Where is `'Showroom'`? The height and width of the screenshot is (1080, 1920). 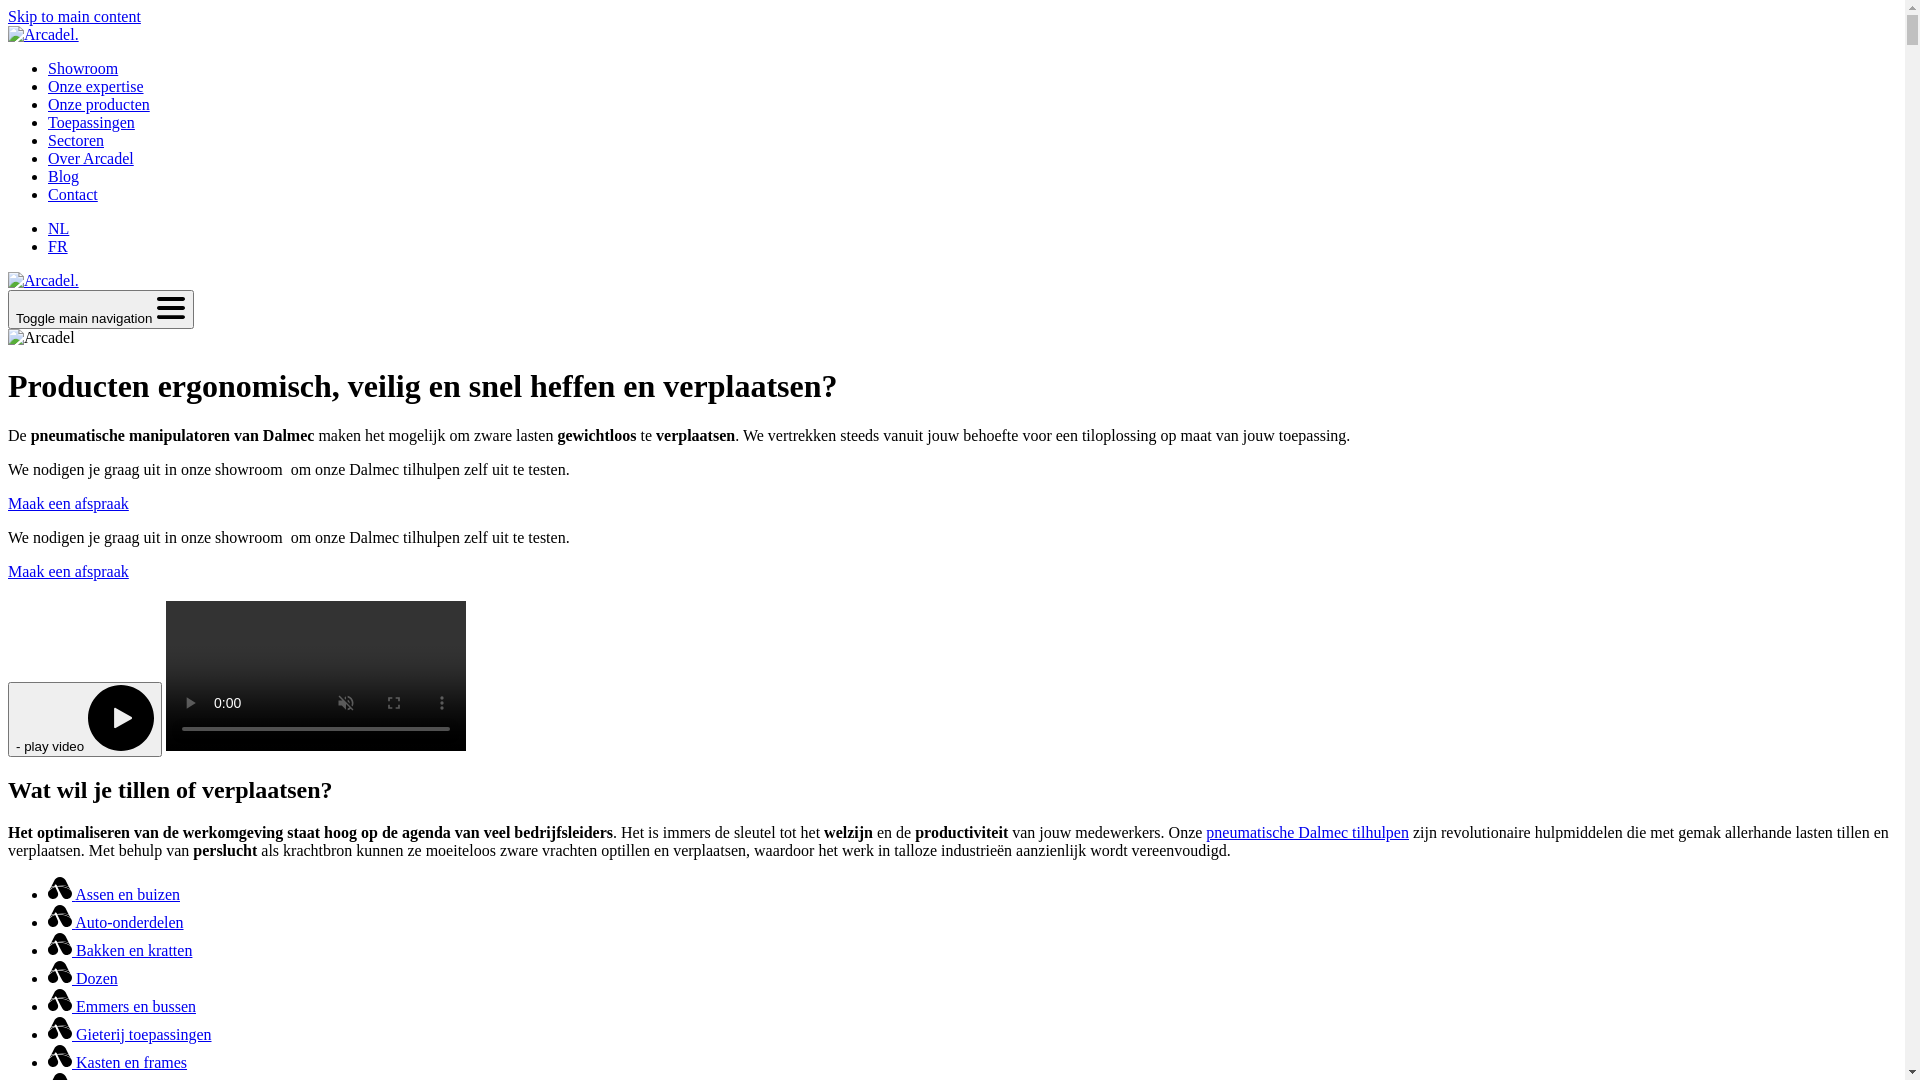 'Showroom' is located at coordinates (81, 67).